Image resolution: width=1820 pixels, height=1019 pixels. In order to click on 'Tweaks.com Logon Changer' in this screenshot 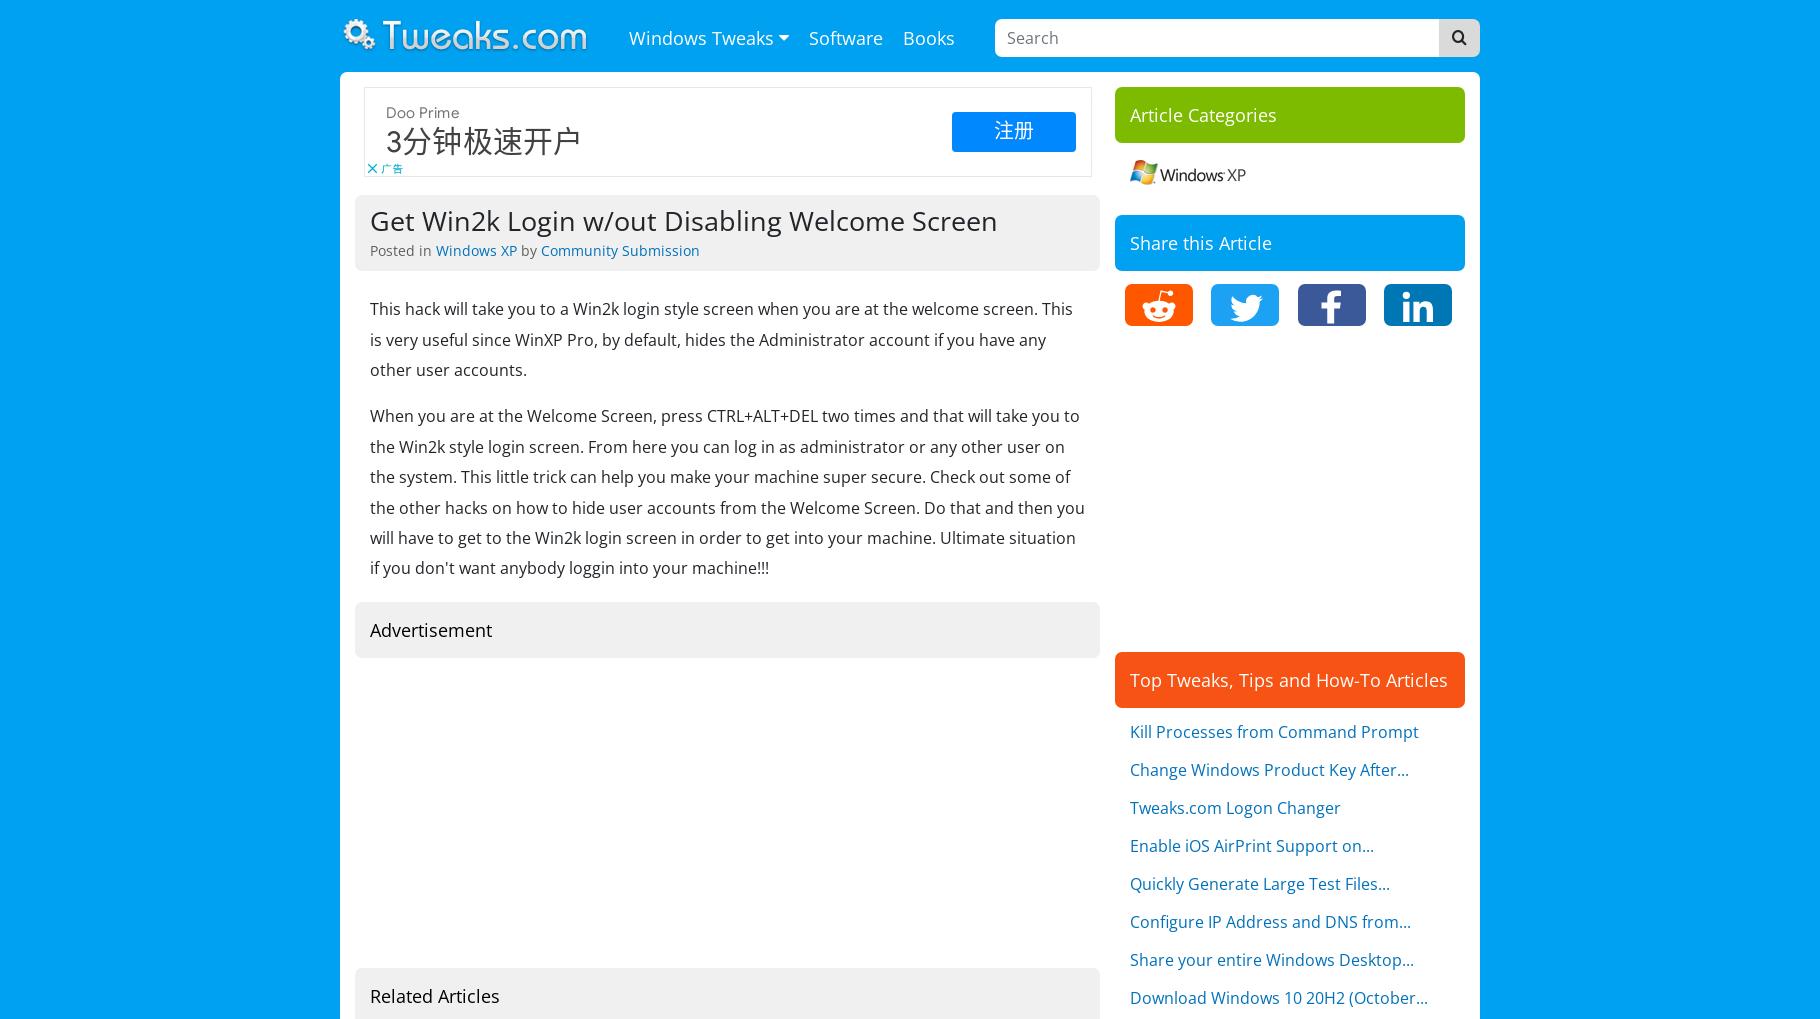, I will do `click(1130, 807)`.